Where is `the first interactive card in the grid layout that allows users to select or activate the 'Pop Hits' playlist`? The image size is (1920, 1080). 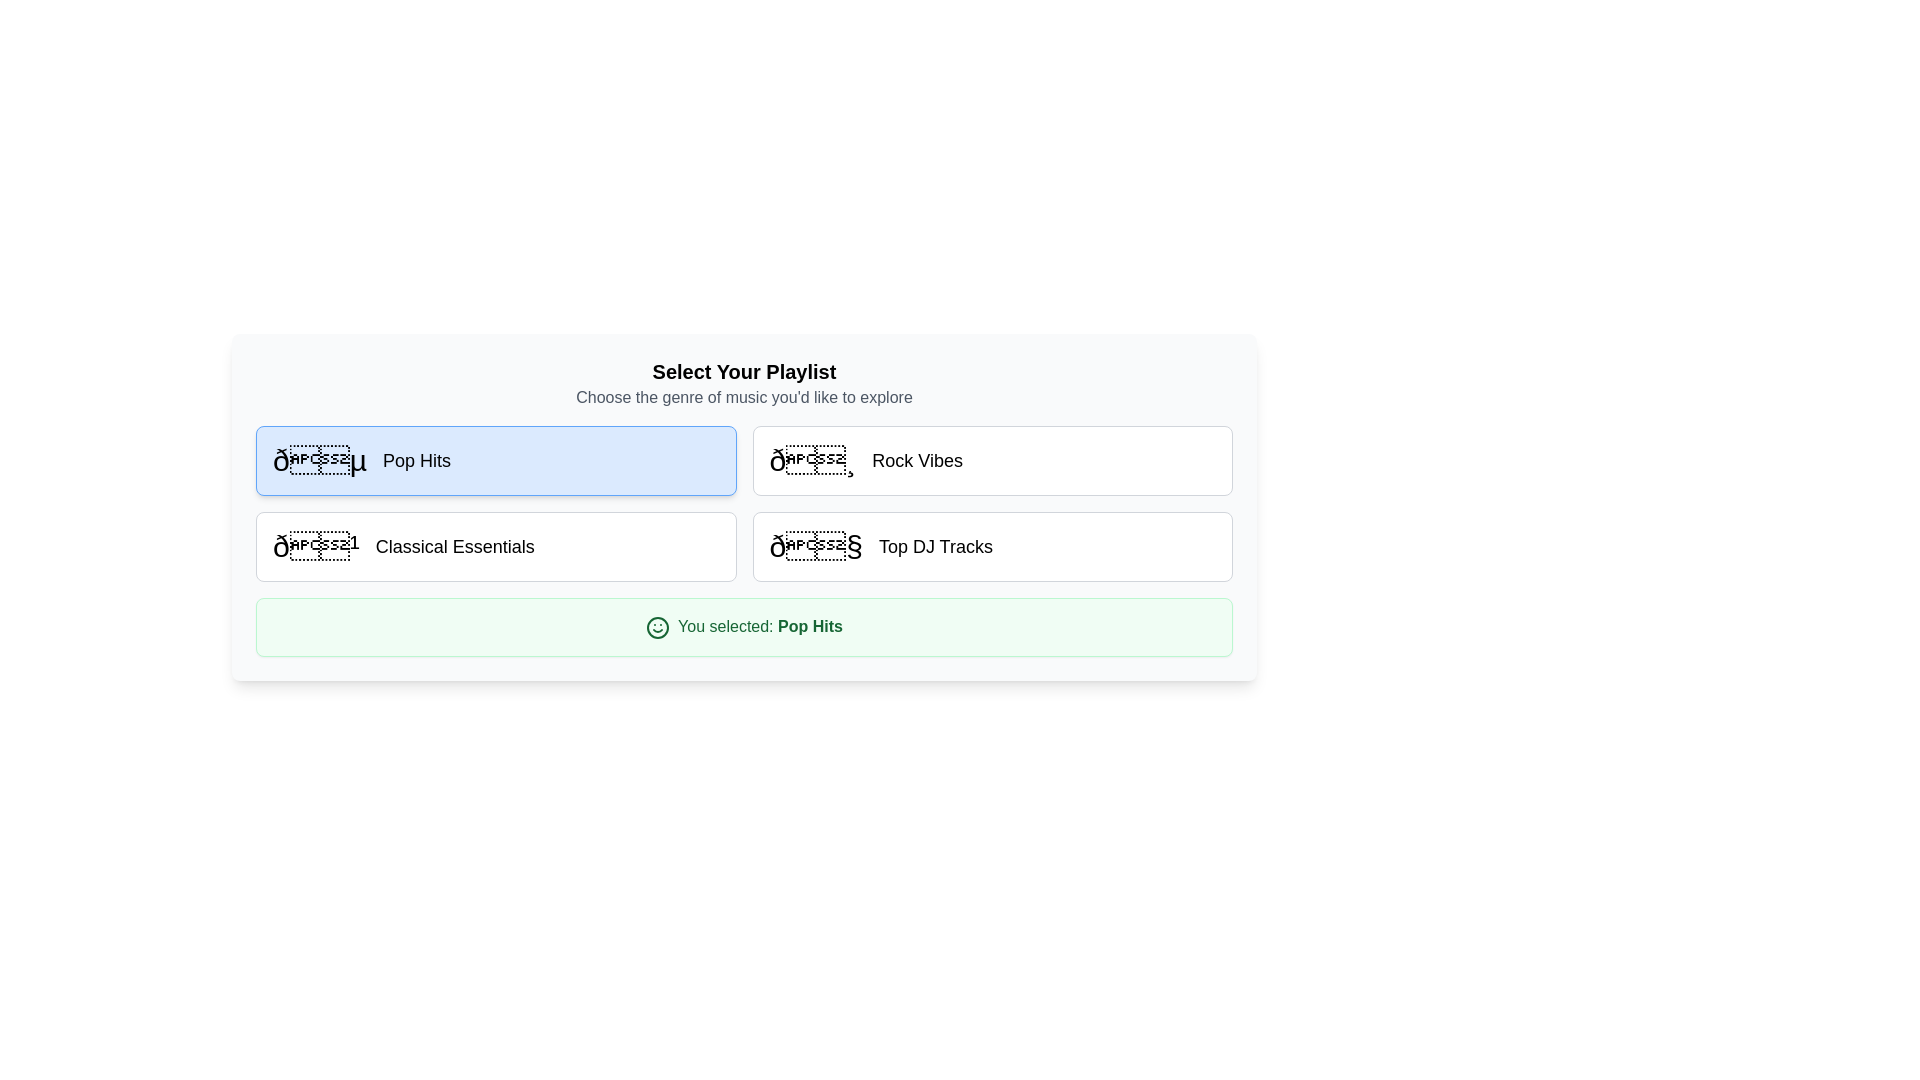
the first interactive card in the grid layout that allows users to select or activate the 'Pop Hits' playlist is located at coordinates (496, 461).